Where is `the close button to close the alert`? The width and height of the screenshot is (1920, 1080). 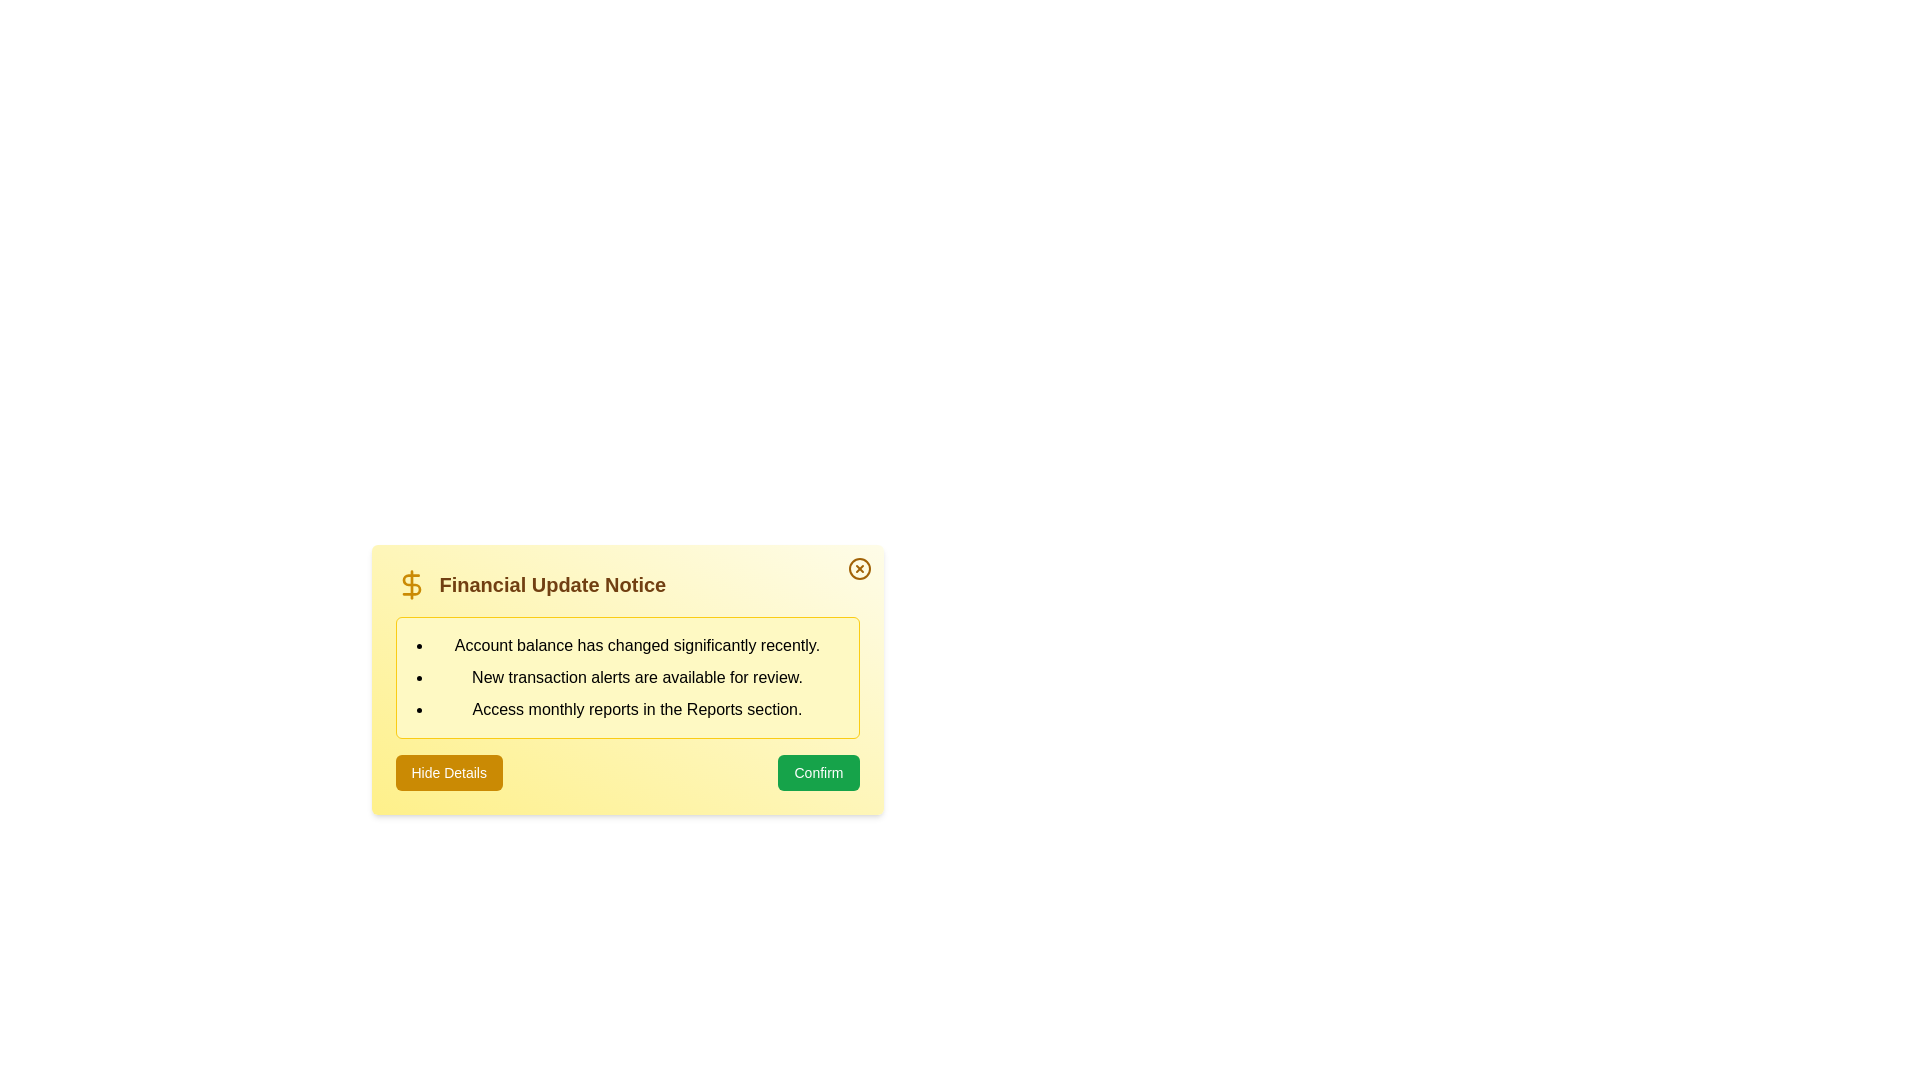 the close button to close the alert is located at coordinates (859, 569).